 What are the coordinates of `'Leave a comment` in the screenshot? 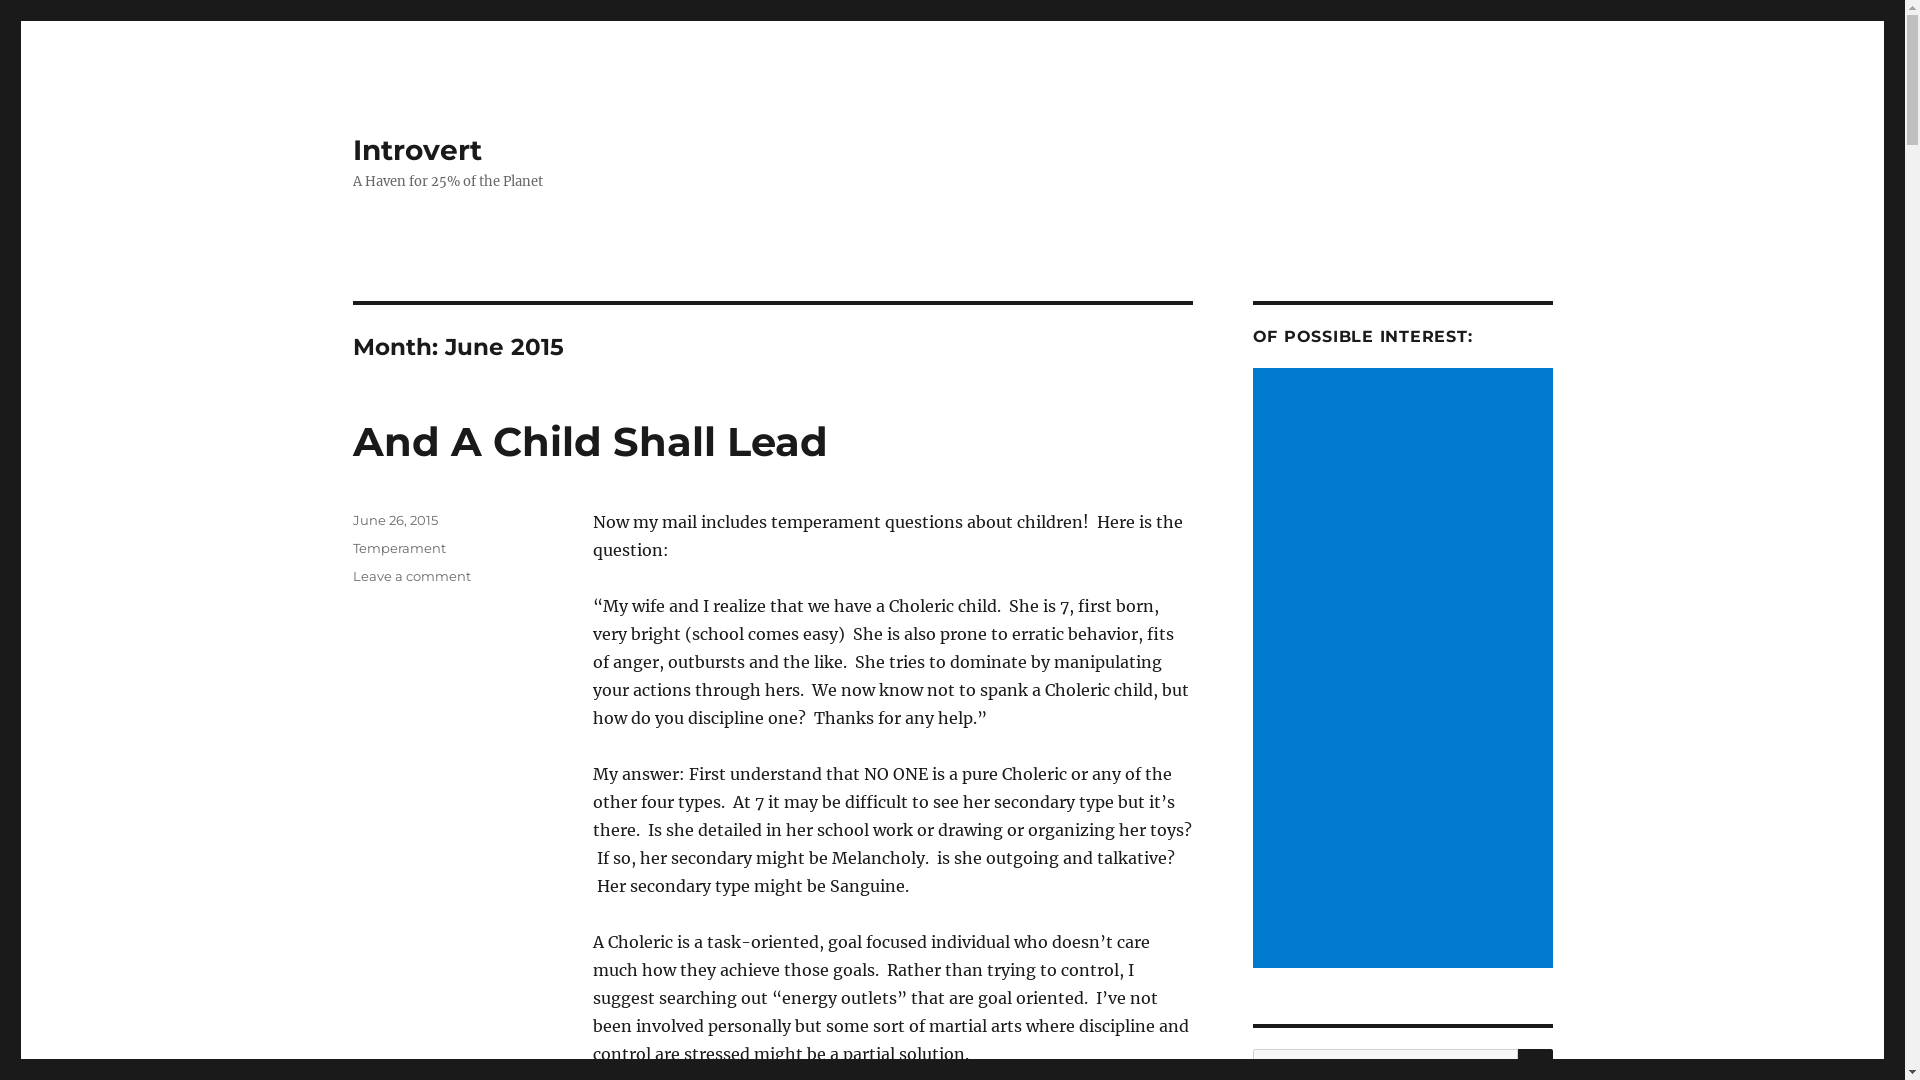 It's located at (351, 575).